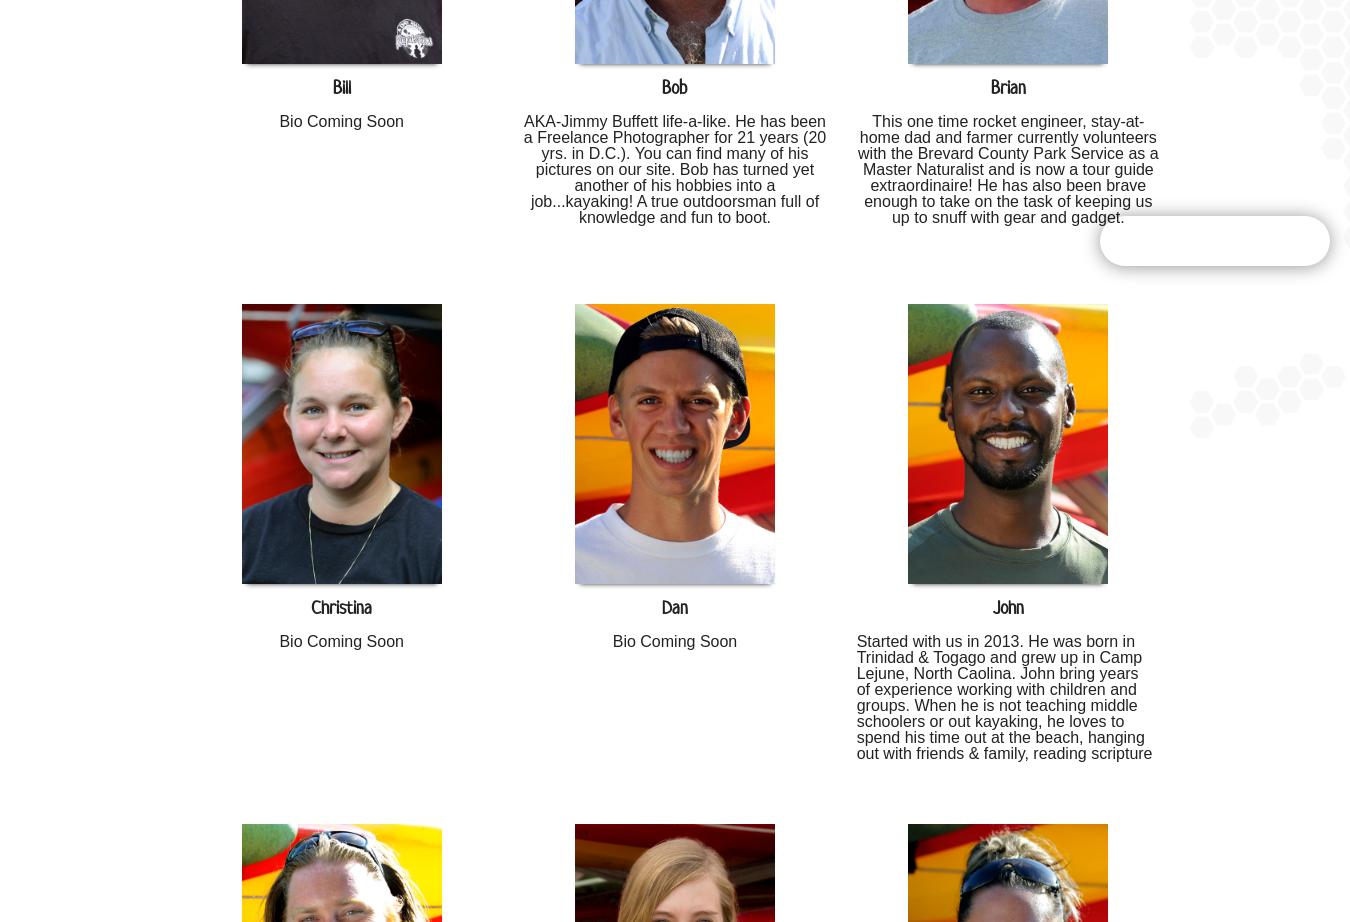 This screenshot has width=1350, height=922. What do you see at coordinates (1002, 719) in the screenshot?
I see `'Started with us in 2013. He was born in Trinidad & Togago and grew up in Camp Lejune, North Caolina. John bring years of experience working with children and groups. When he is not teaching middle schoolers or out kayaking, he loves to spend his time out at the beach, hanging out with friends & family, reading scripture & working out! His amiable demeanor was deceiving you as he trains & practices self-defense mixed martial arts.'` at bounding box center [1002, 719].